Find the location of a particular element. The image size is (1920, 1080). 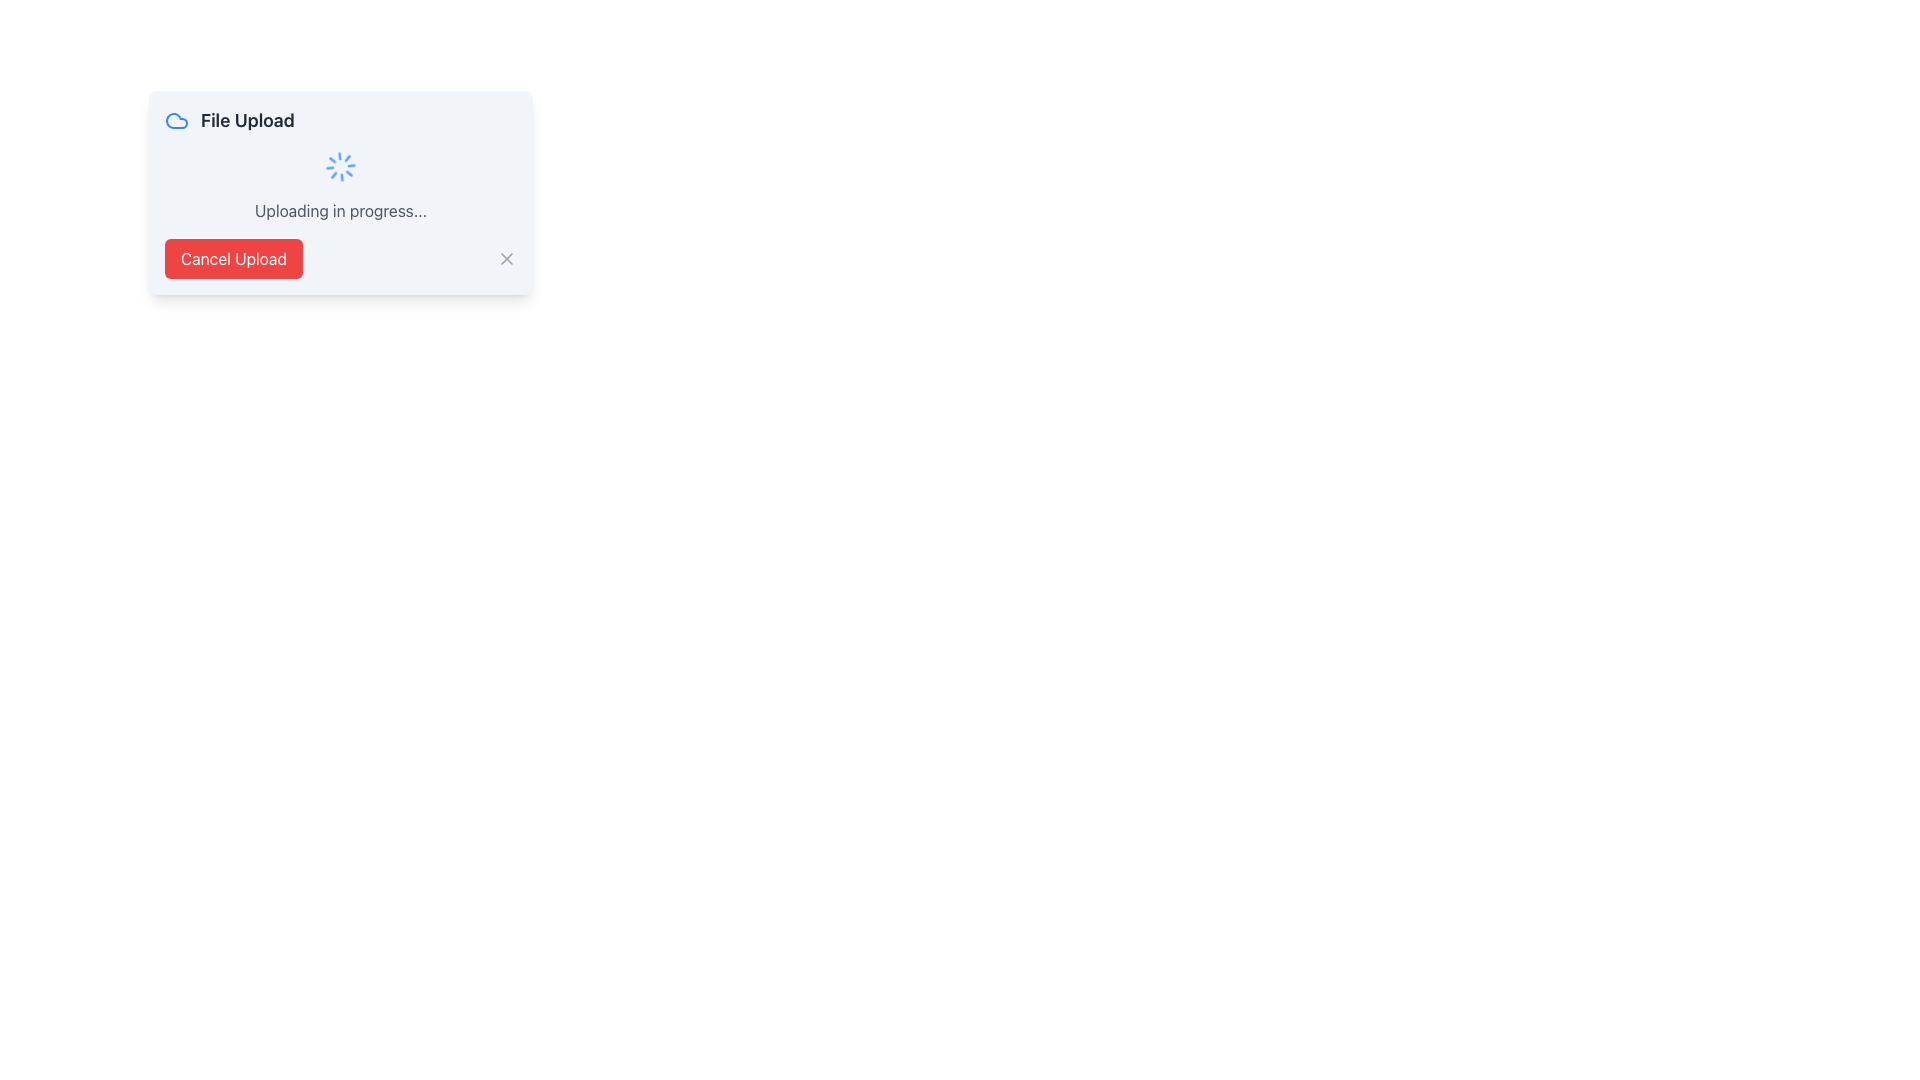

status displayed in the 'Uploading in progress...' text of the Status Display with Animation located in the 'File Upload' dialog box is located at coordinates (340, 186).